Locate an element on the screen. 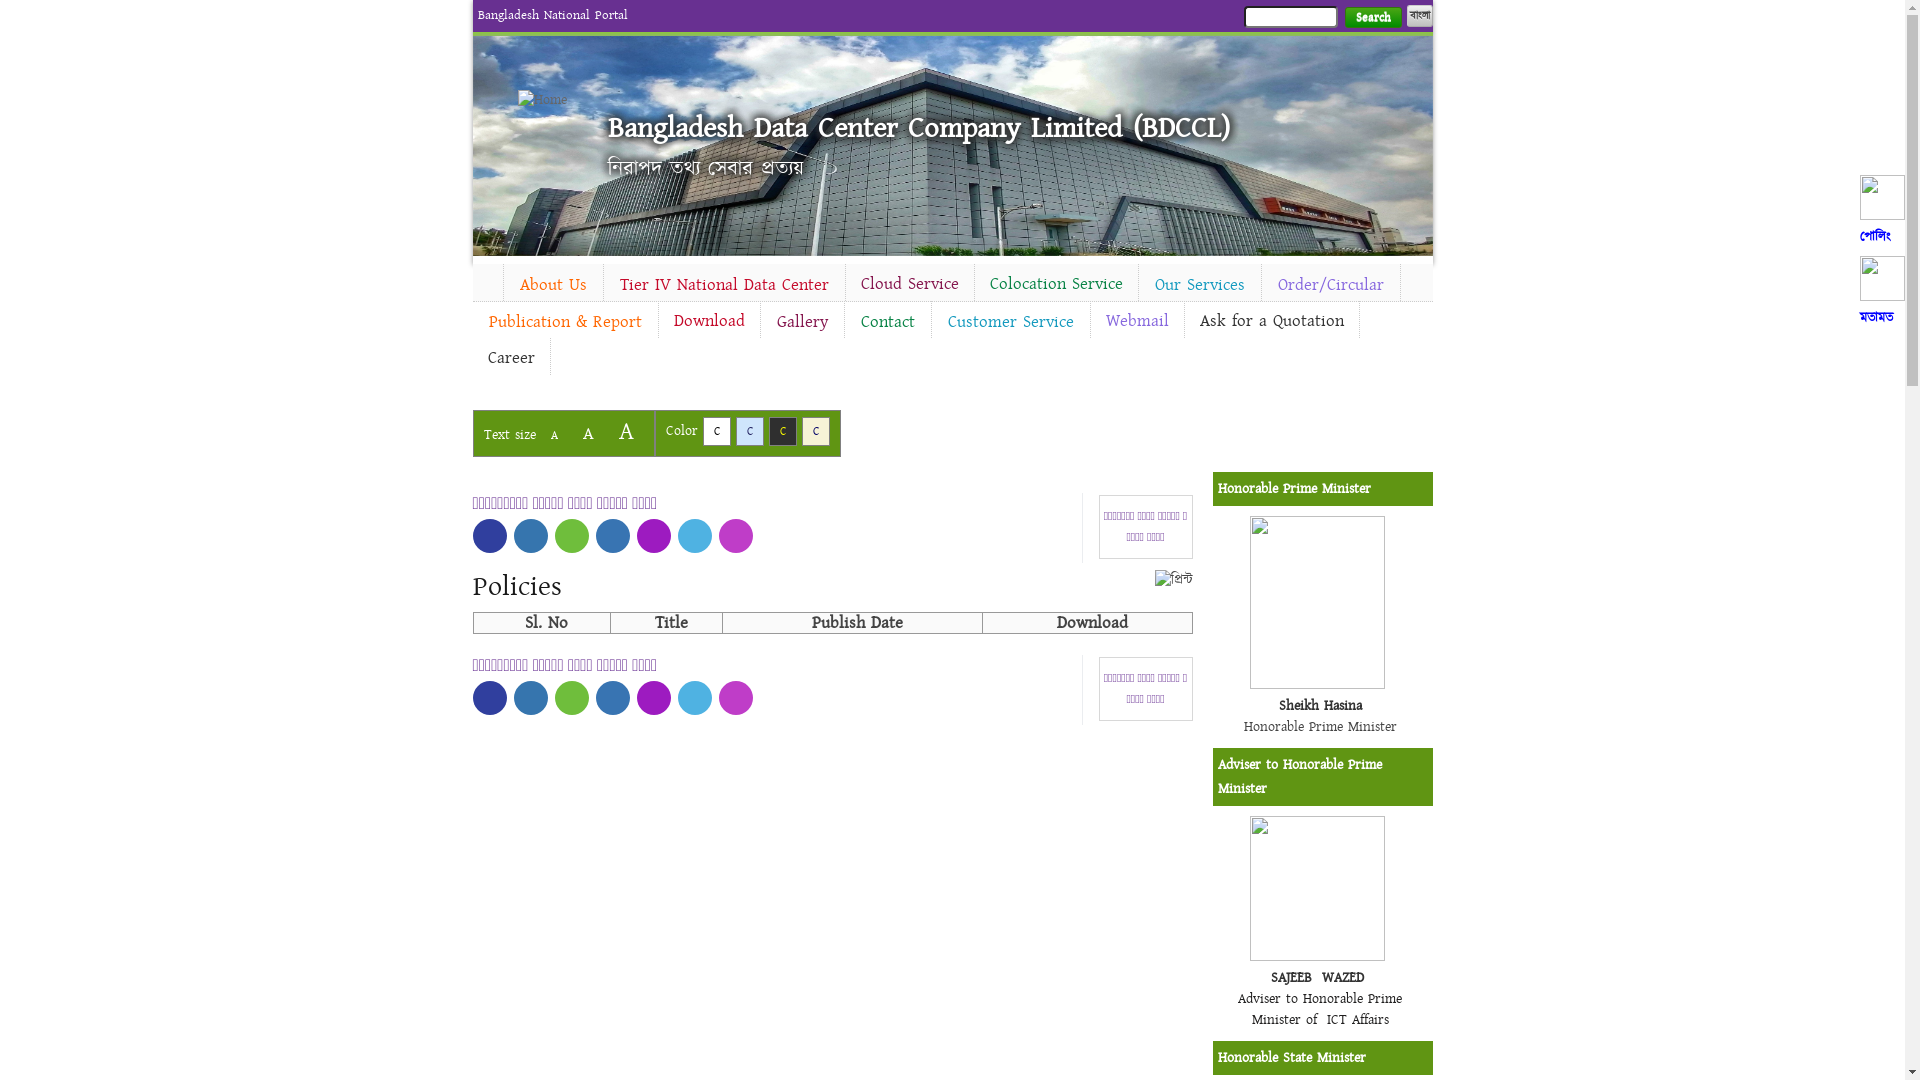 This screenshot has width=1920, height=1080. 'Order/Circular' is located at coordinates (1330, 285).